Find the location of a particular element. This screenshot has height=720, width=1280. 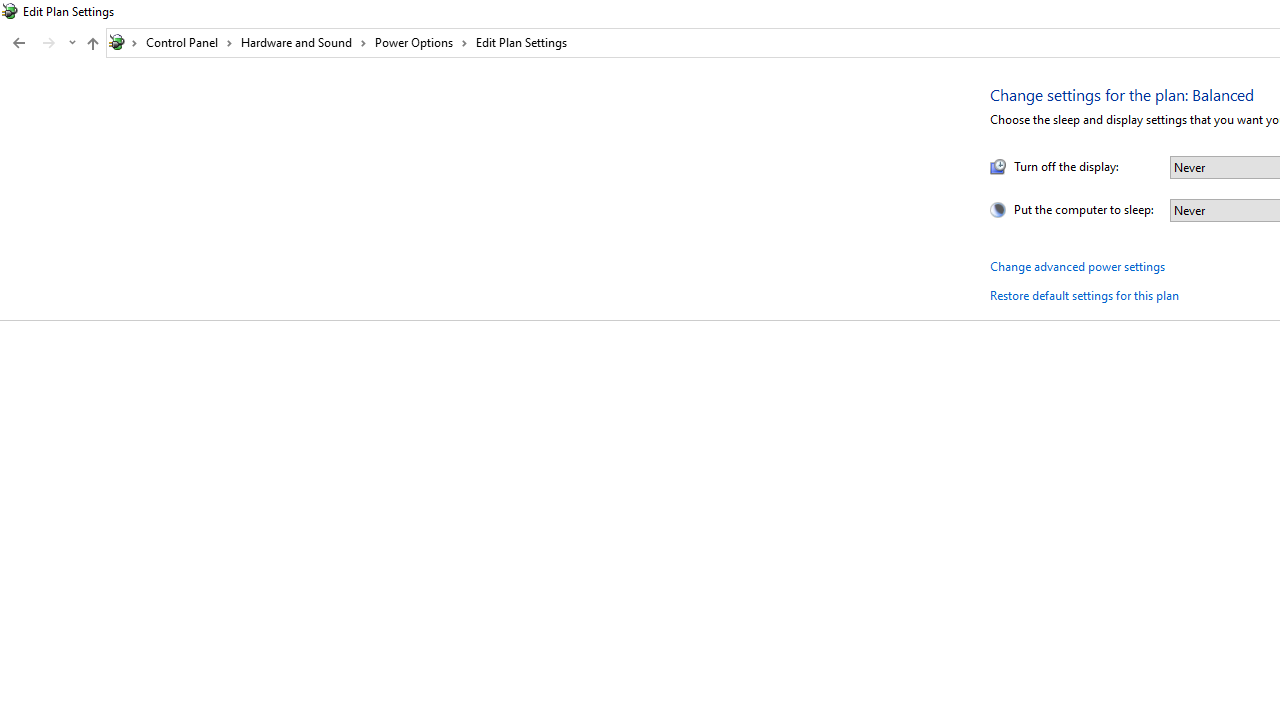

'Up band toolbar' is located at coordinates (91, 45).